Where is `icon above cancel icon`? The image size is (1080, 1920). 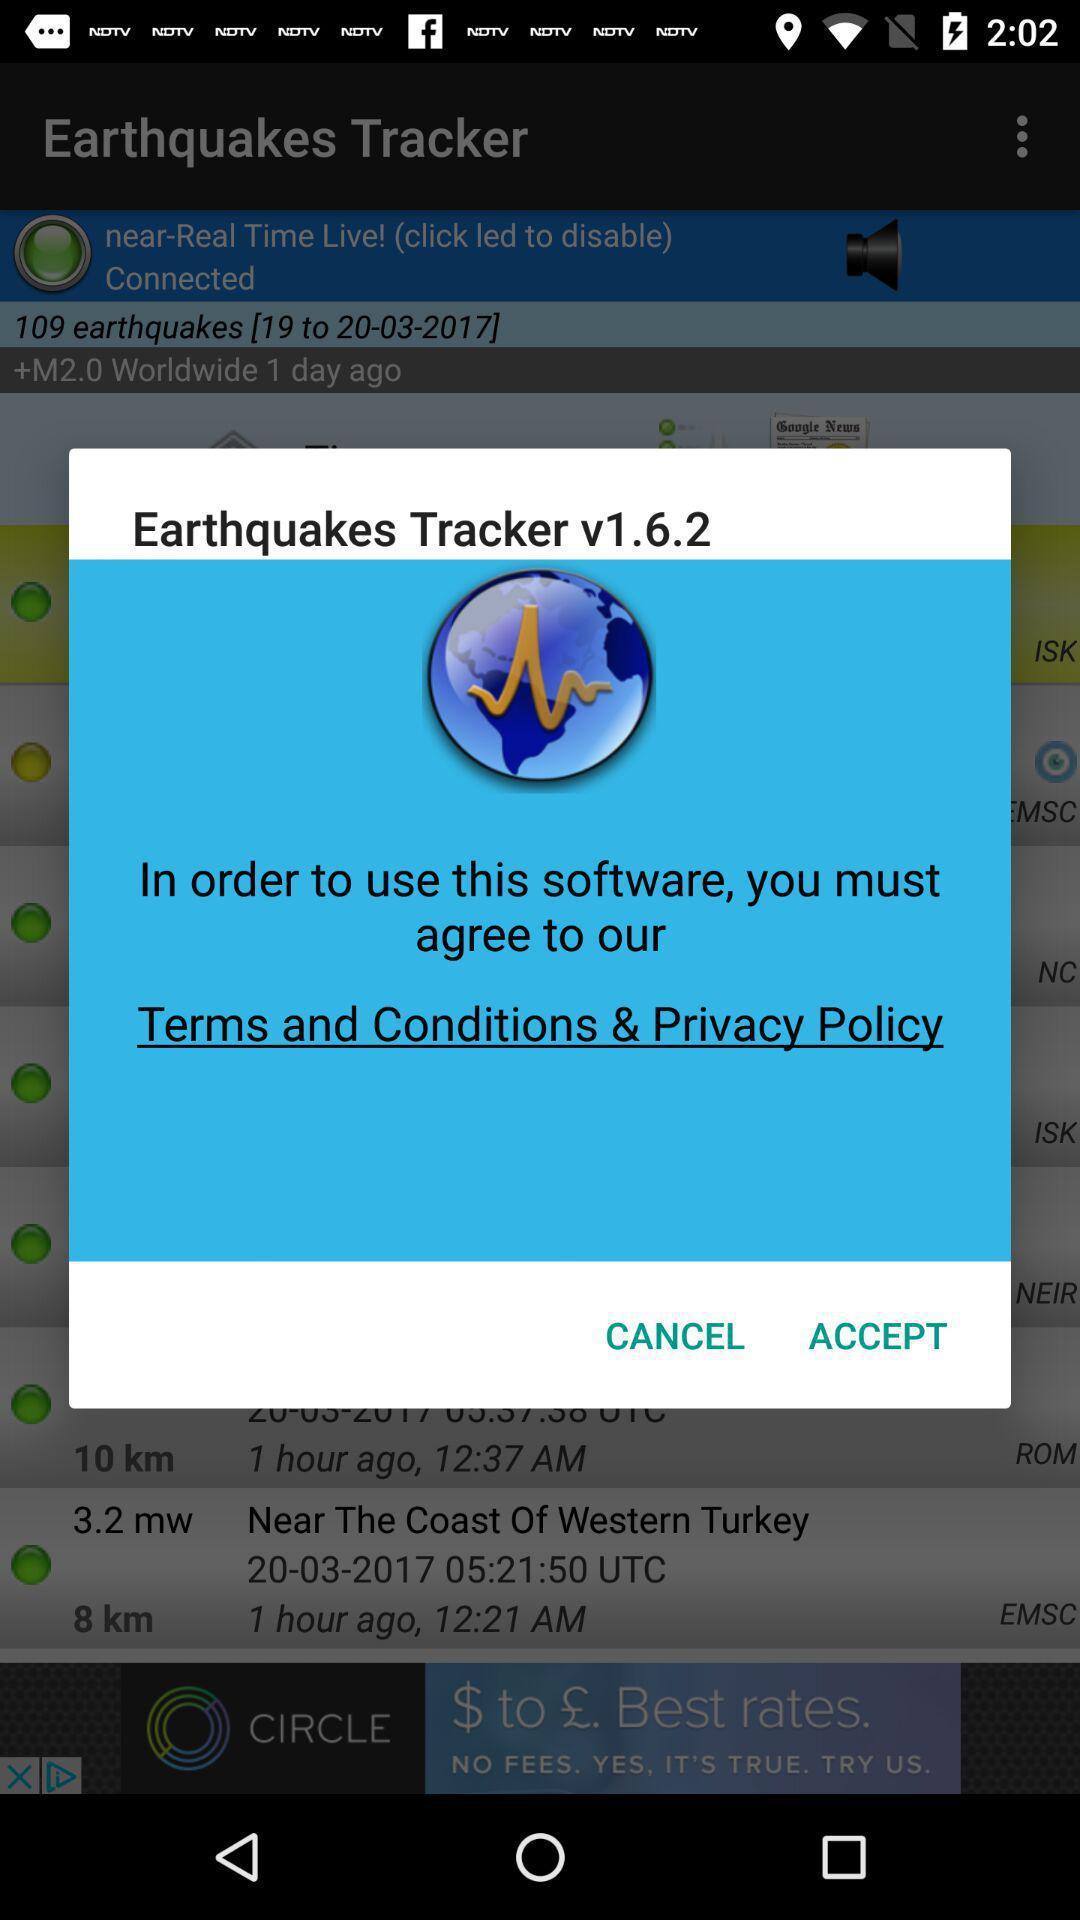 icon above cancel icon is located at coordinates (540, 1112).